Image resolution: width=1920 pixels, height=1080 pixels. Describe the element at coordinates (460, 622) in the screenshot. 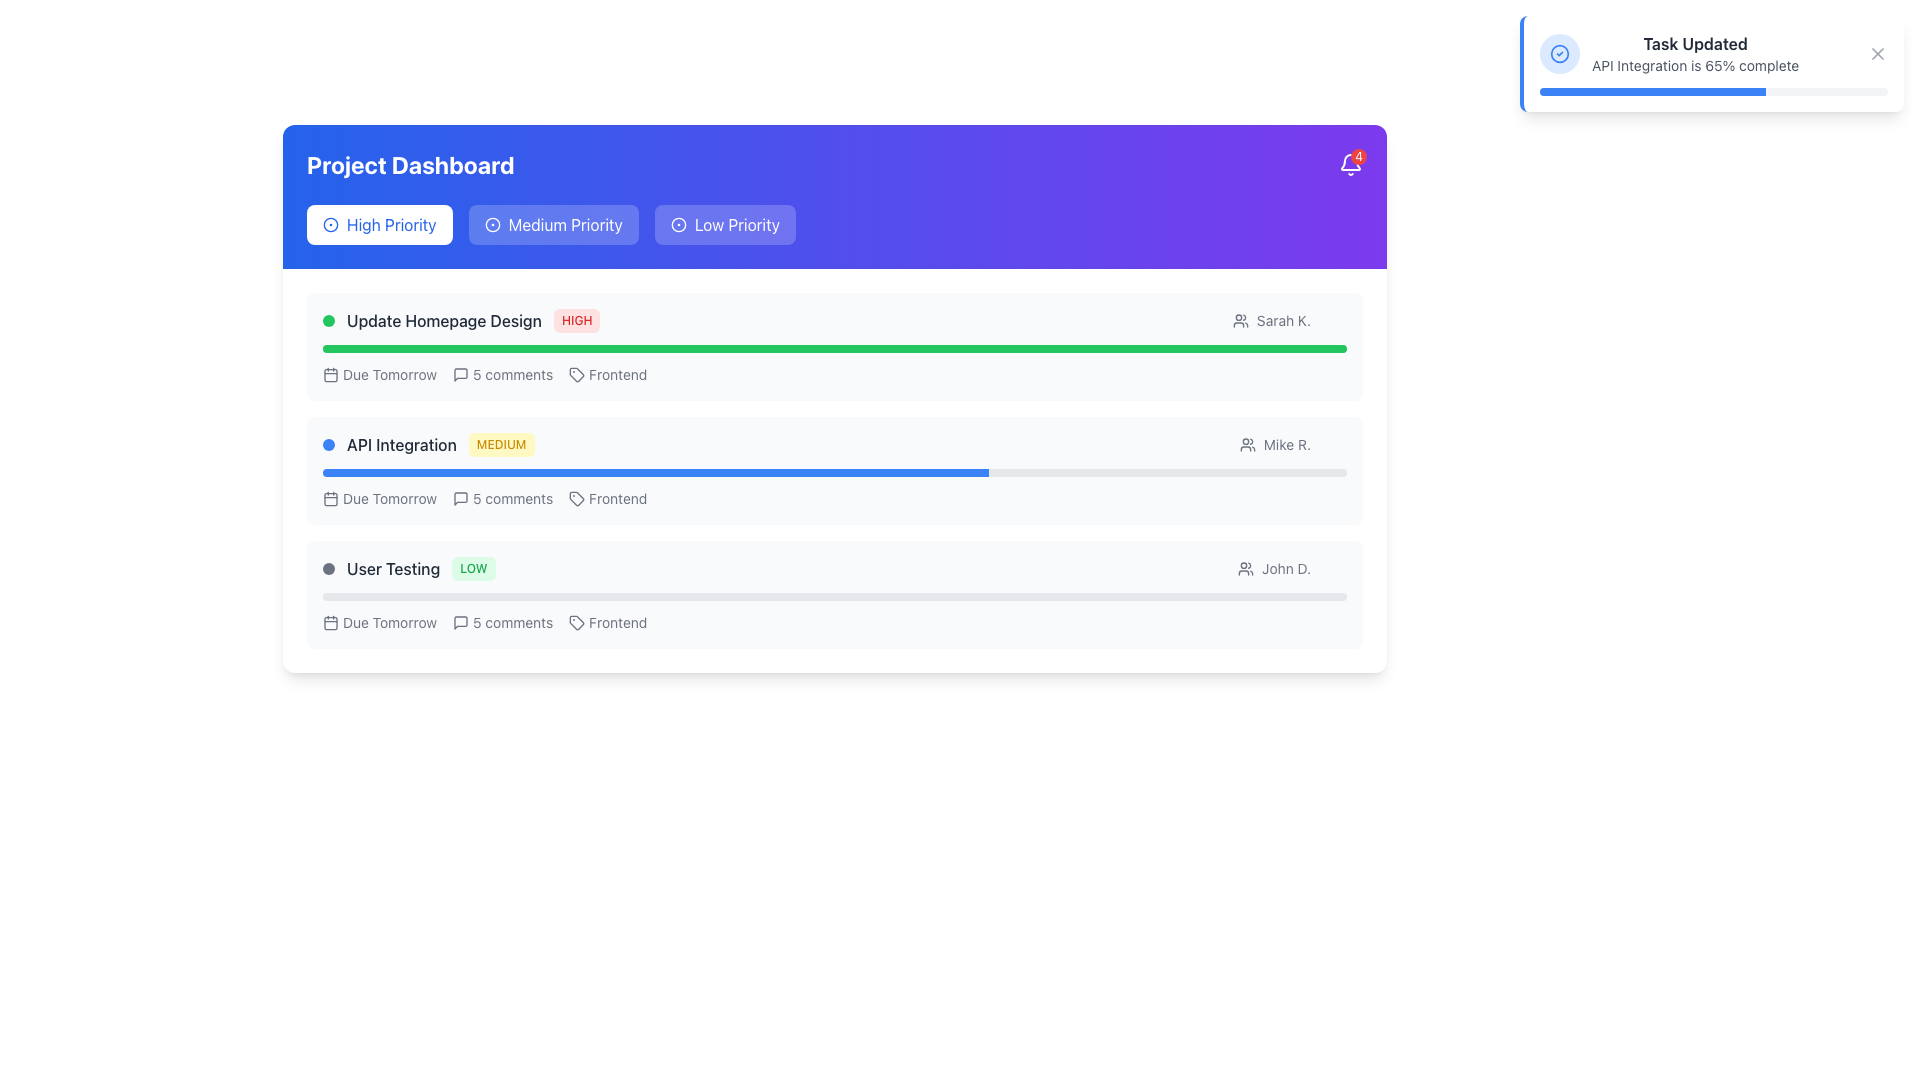

I see `the comment icon located in the top-right corner of the 'User Testing' card, which serves as a visual indicator for comments` at that location.